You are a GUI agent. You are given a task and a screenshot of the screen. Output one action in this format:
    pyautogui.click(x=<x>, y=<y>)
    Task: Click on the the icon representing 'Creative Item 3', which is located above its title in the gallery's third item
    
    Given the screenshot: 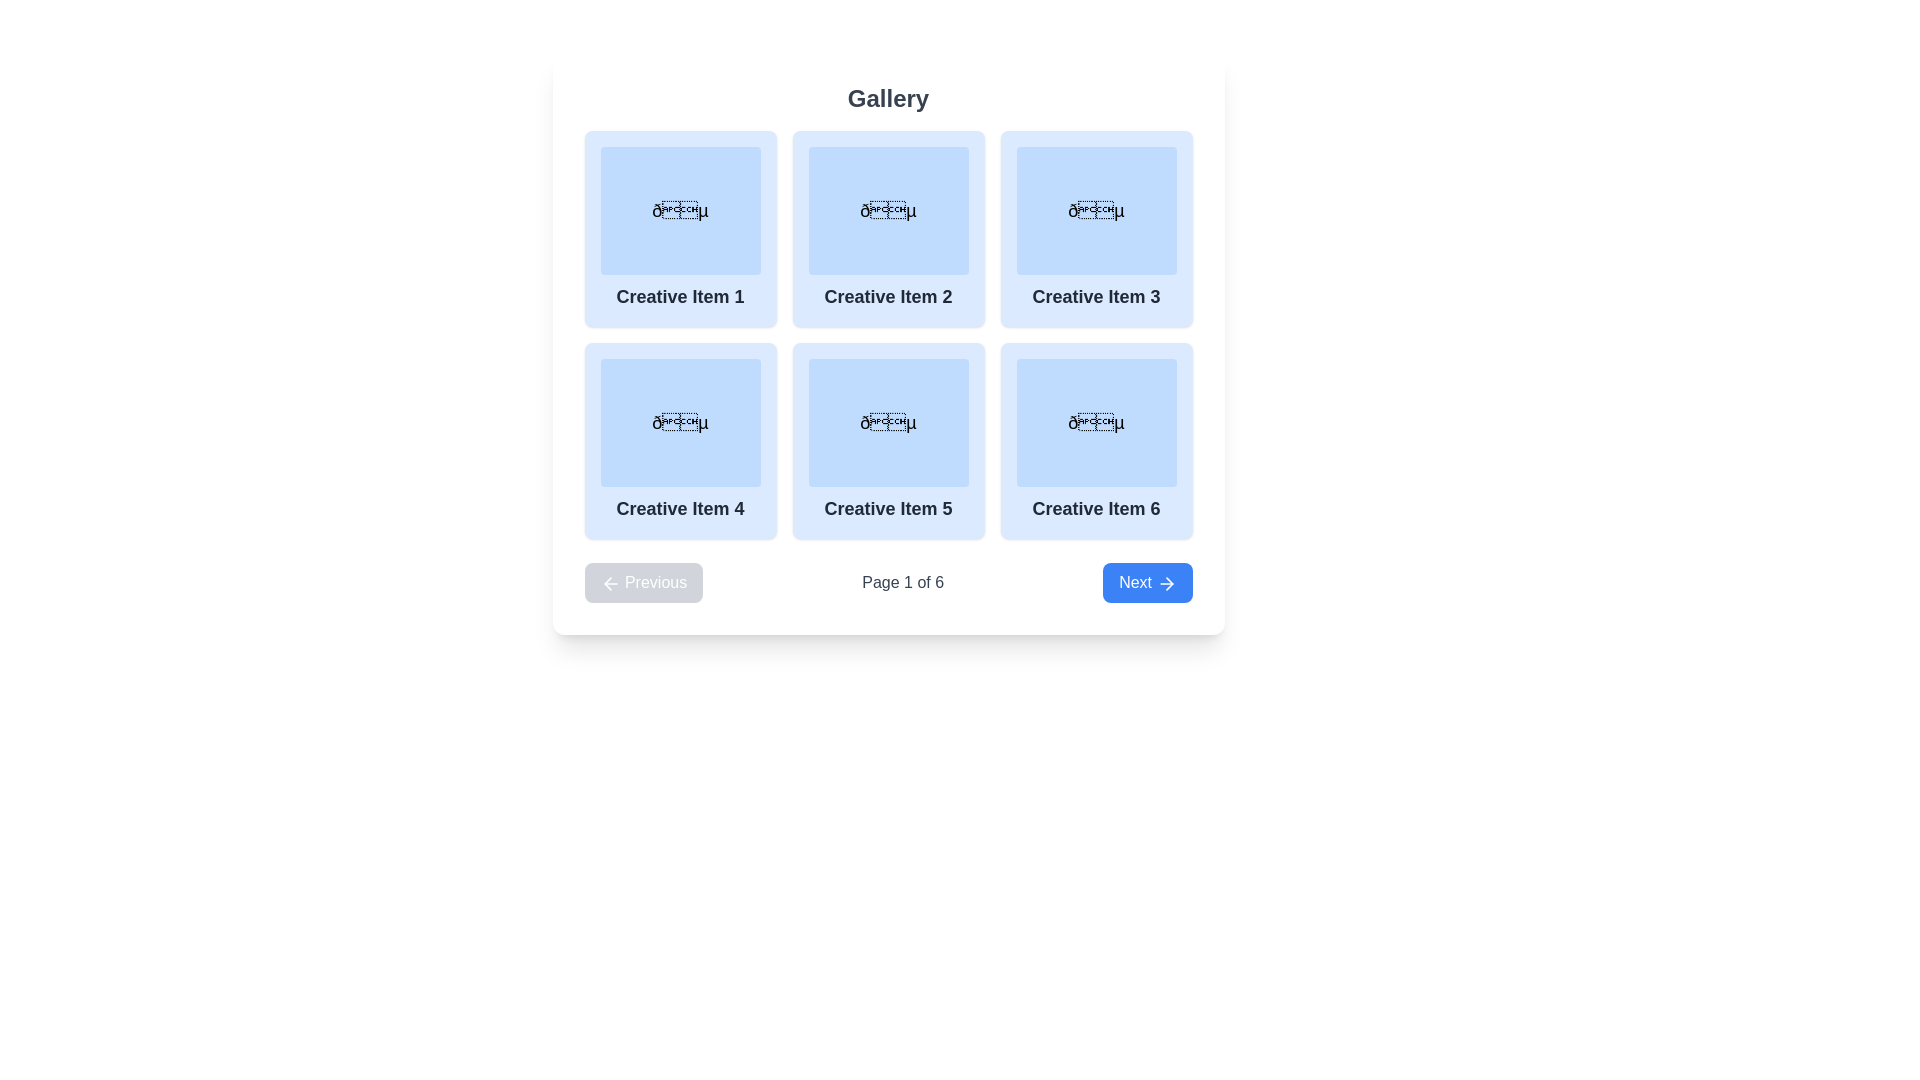 What is the action you would take?
    pyautogui.click(x=1095, y=211)
    